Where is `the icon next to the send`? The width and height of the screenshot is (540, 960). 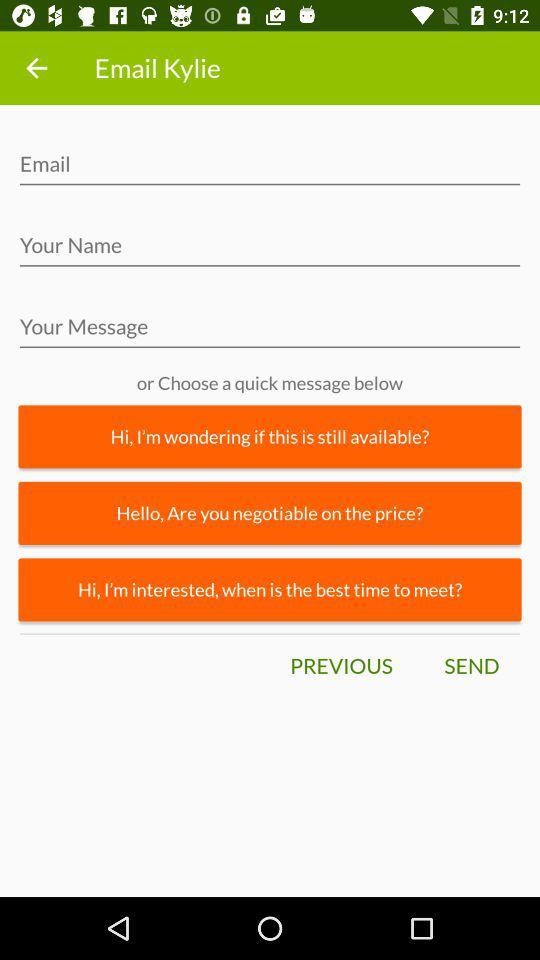 the icon next to the send is located at coordinates (340, 666).